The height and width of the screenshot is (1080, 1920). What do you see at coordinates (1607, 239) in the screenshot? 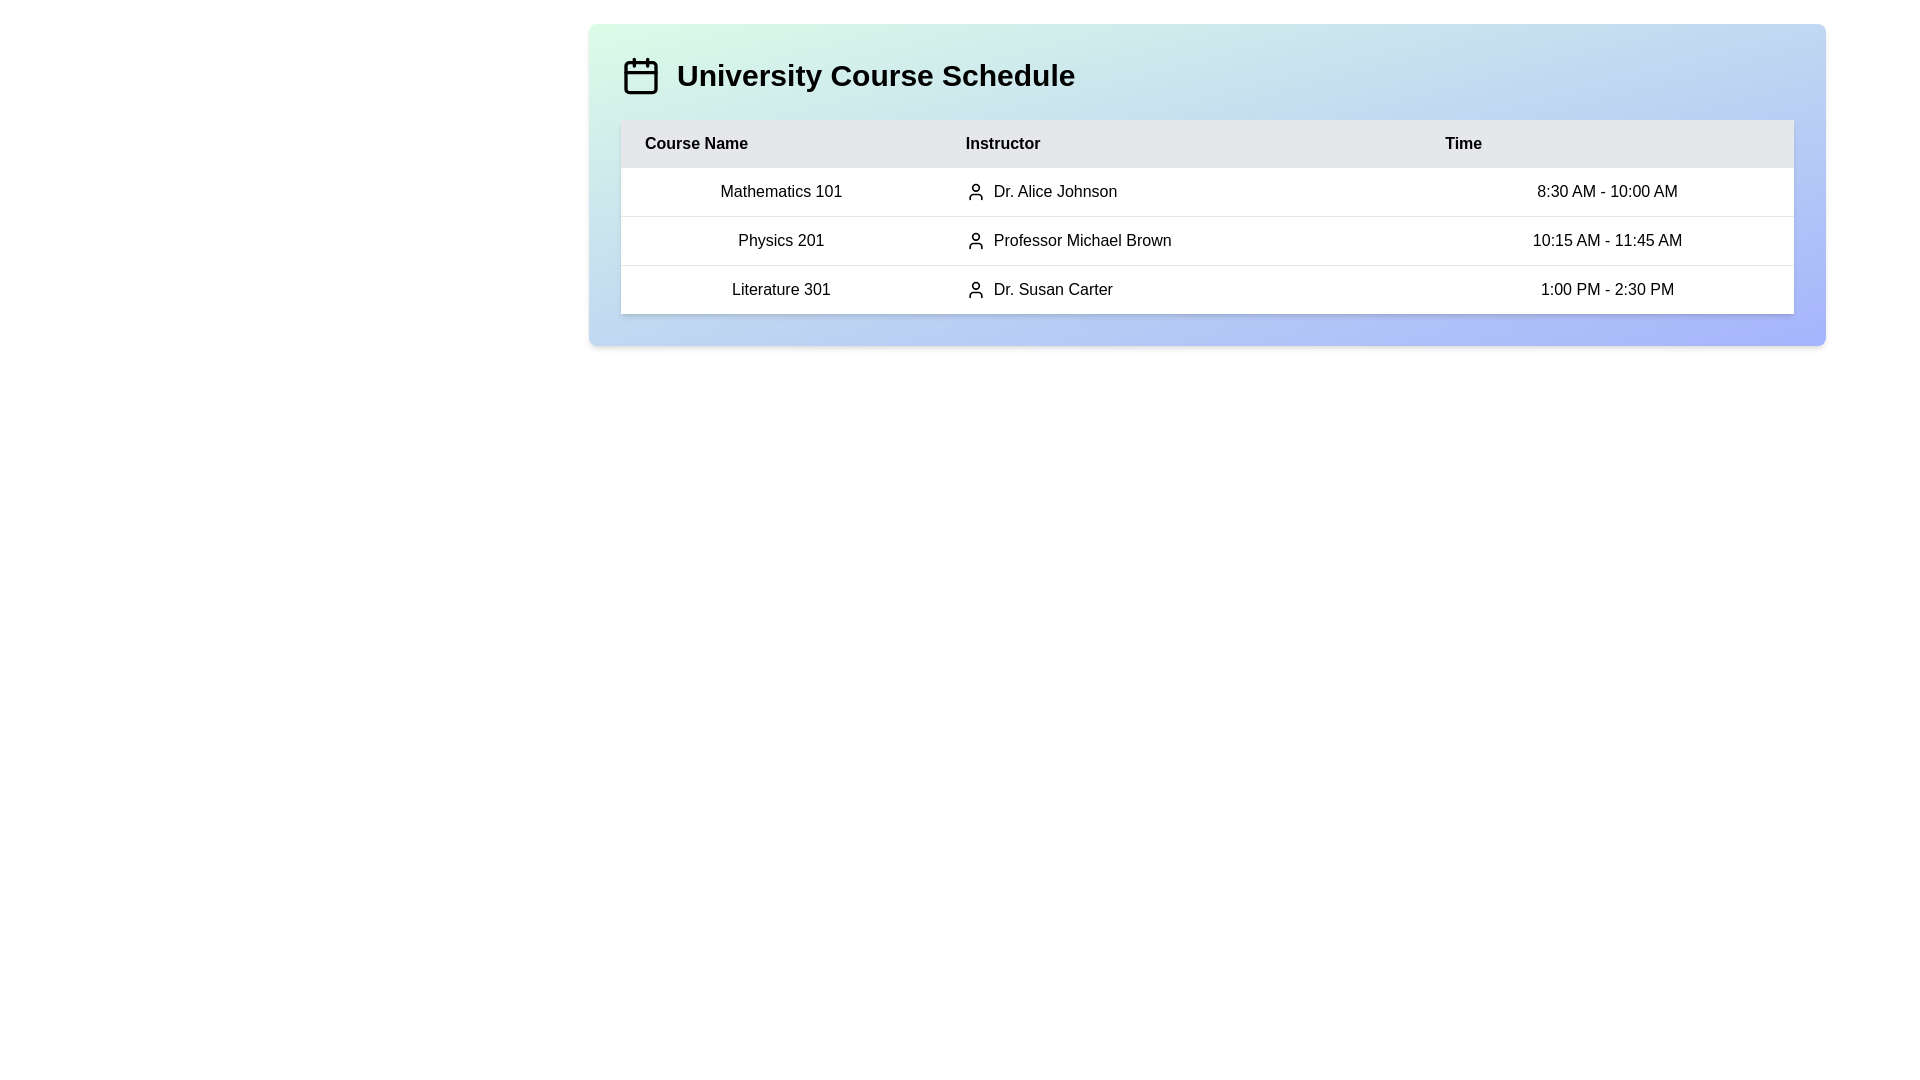
I see `the text display indicating the scheduled time for the 'Physics 201' course, located in the 'Time' column of the second row in the 'University Course Schedule' table` at bounding box center [1607, 239].